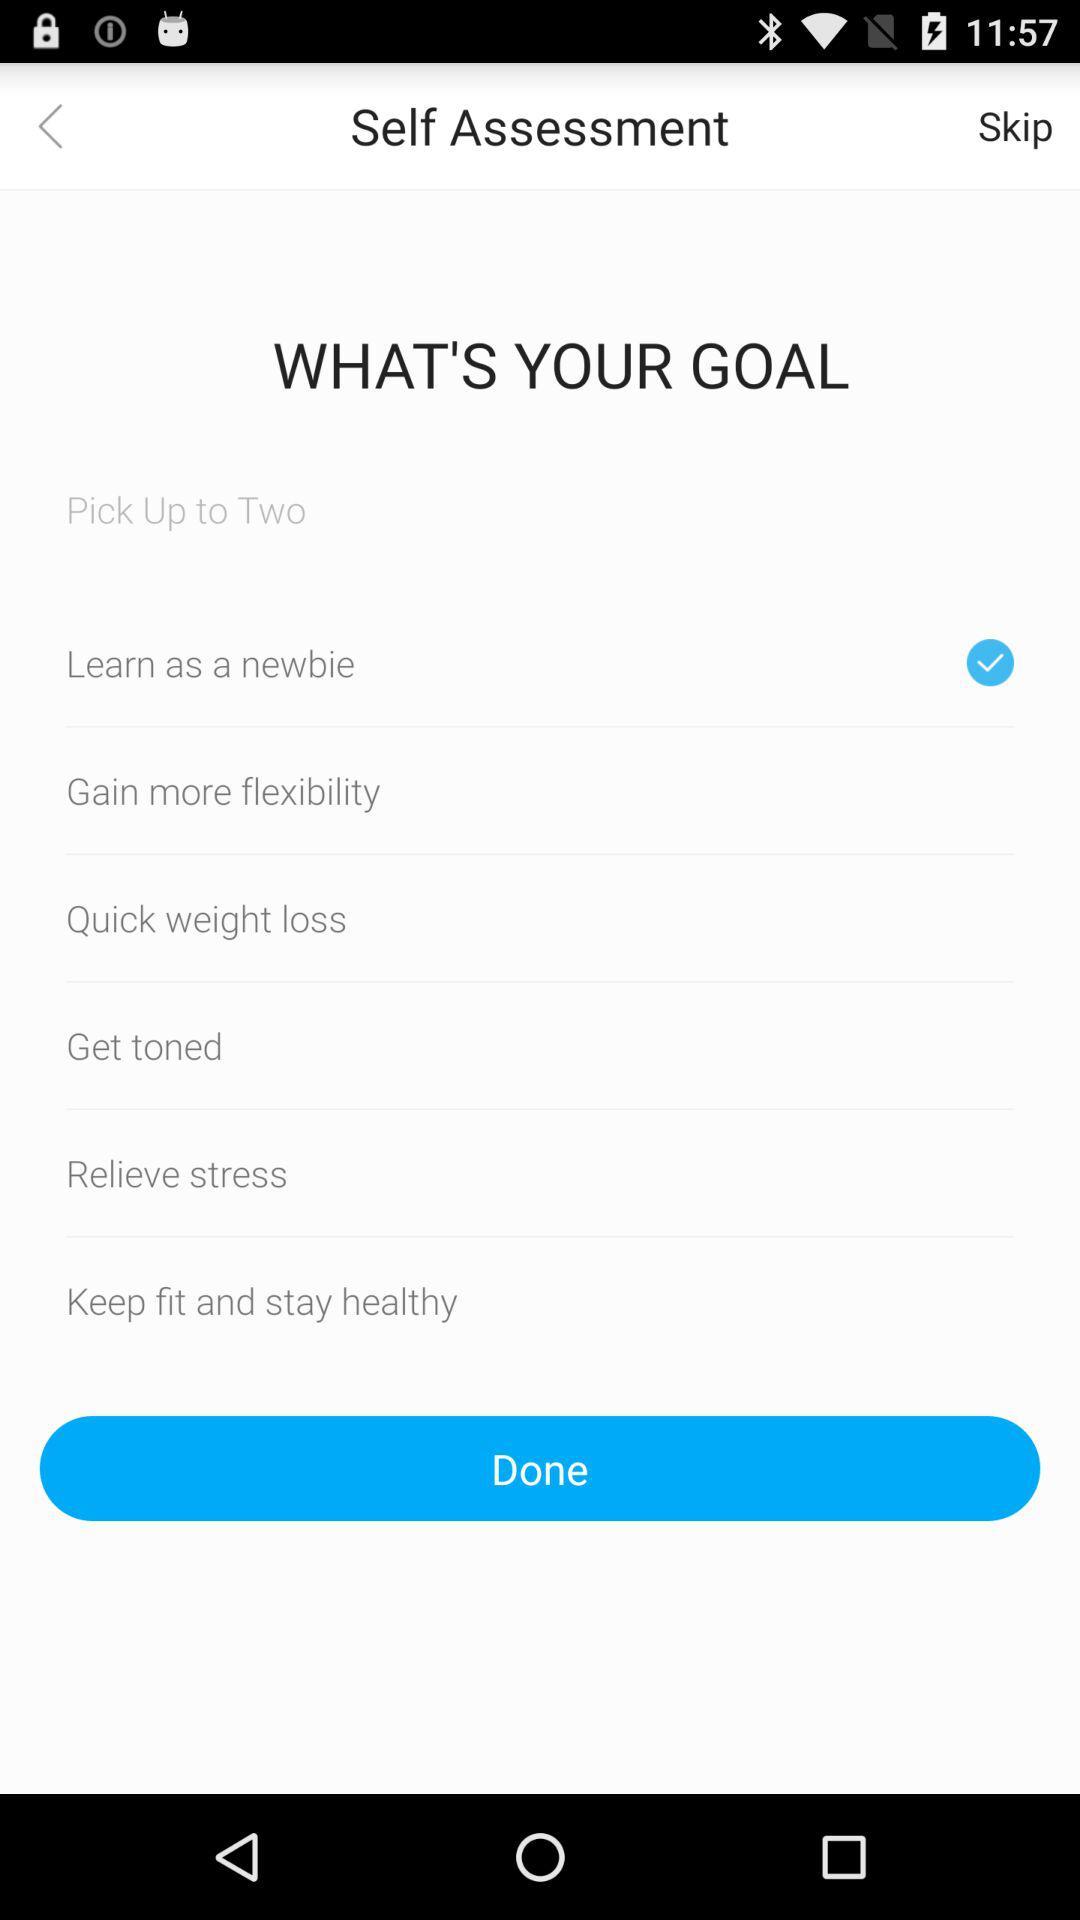  I want to click on app to the left of the self assessment, so click(61, 124).